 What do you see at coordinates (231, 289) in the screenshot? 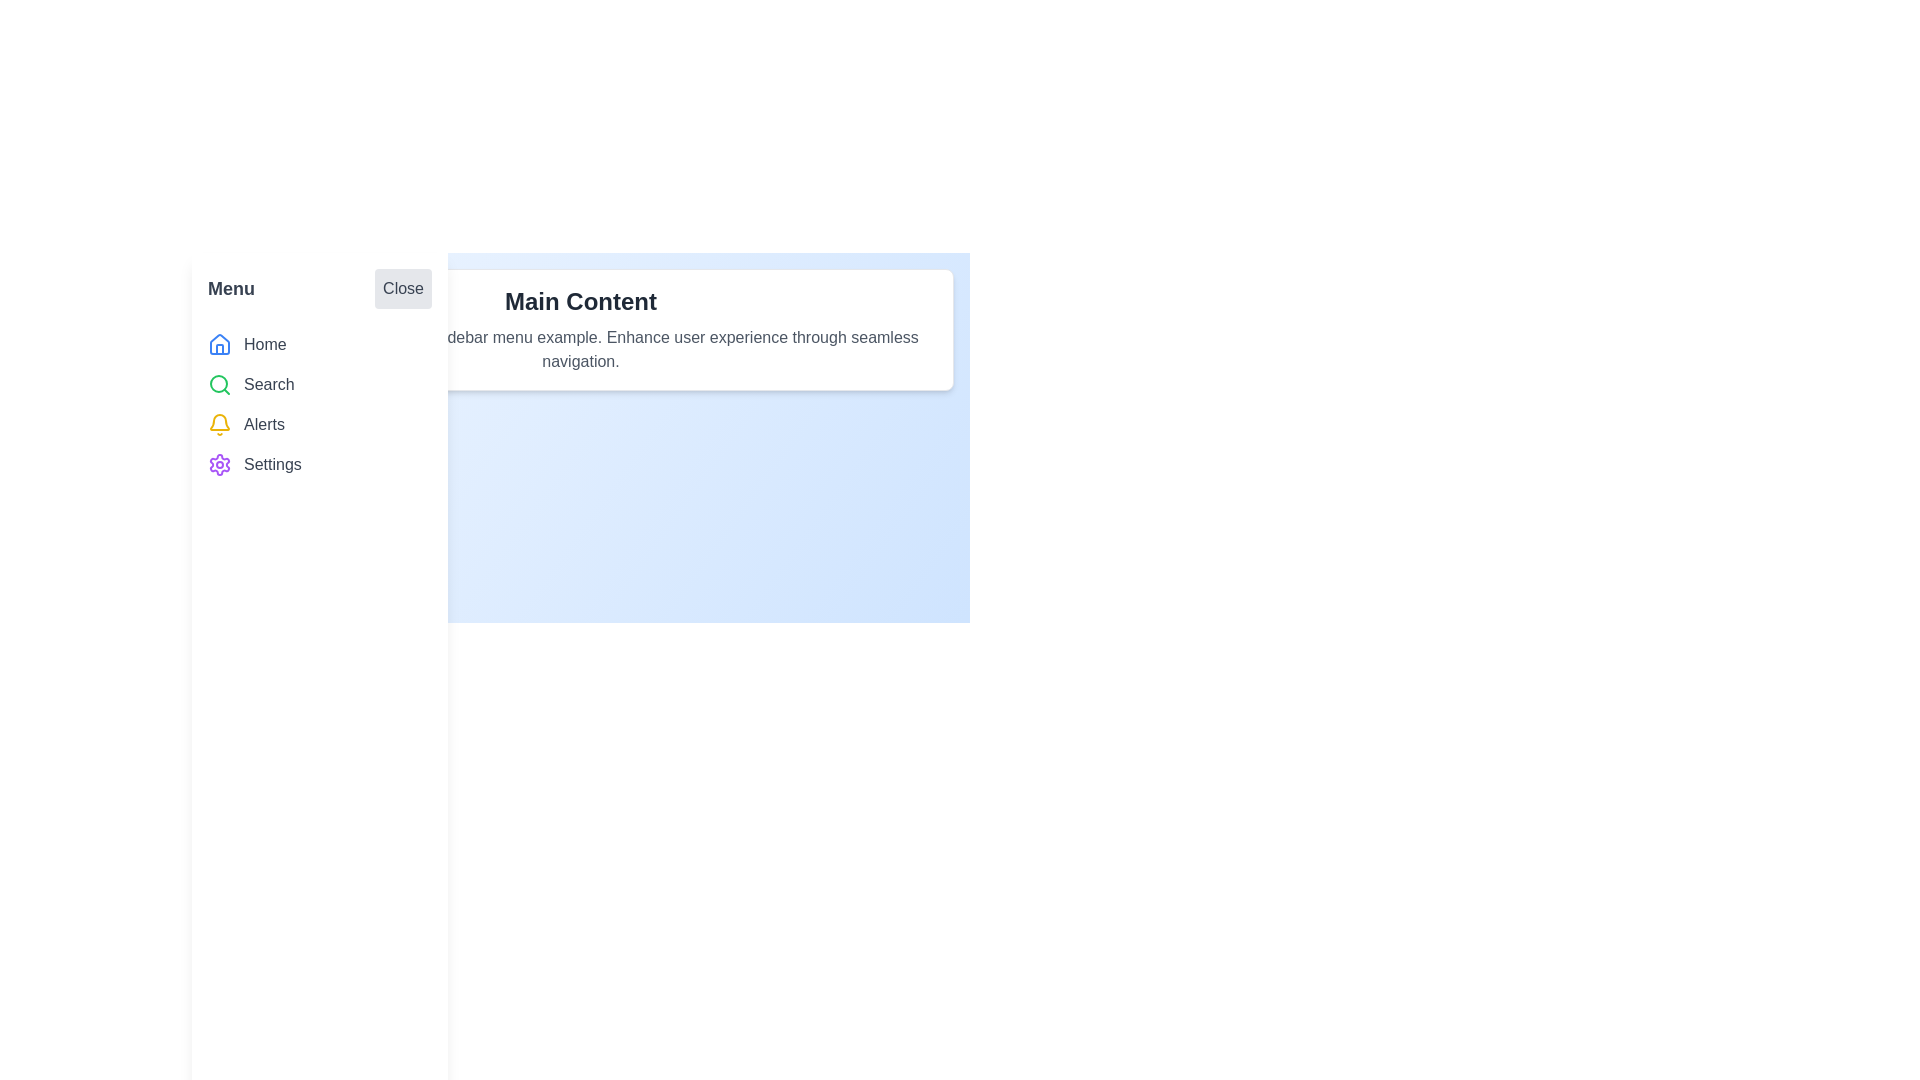
I see `the static text label located at the top-left corner of the sidebar menu, which provides context for the menu and is positioned next to the 'Close' button` at bounding box center [231, 289].